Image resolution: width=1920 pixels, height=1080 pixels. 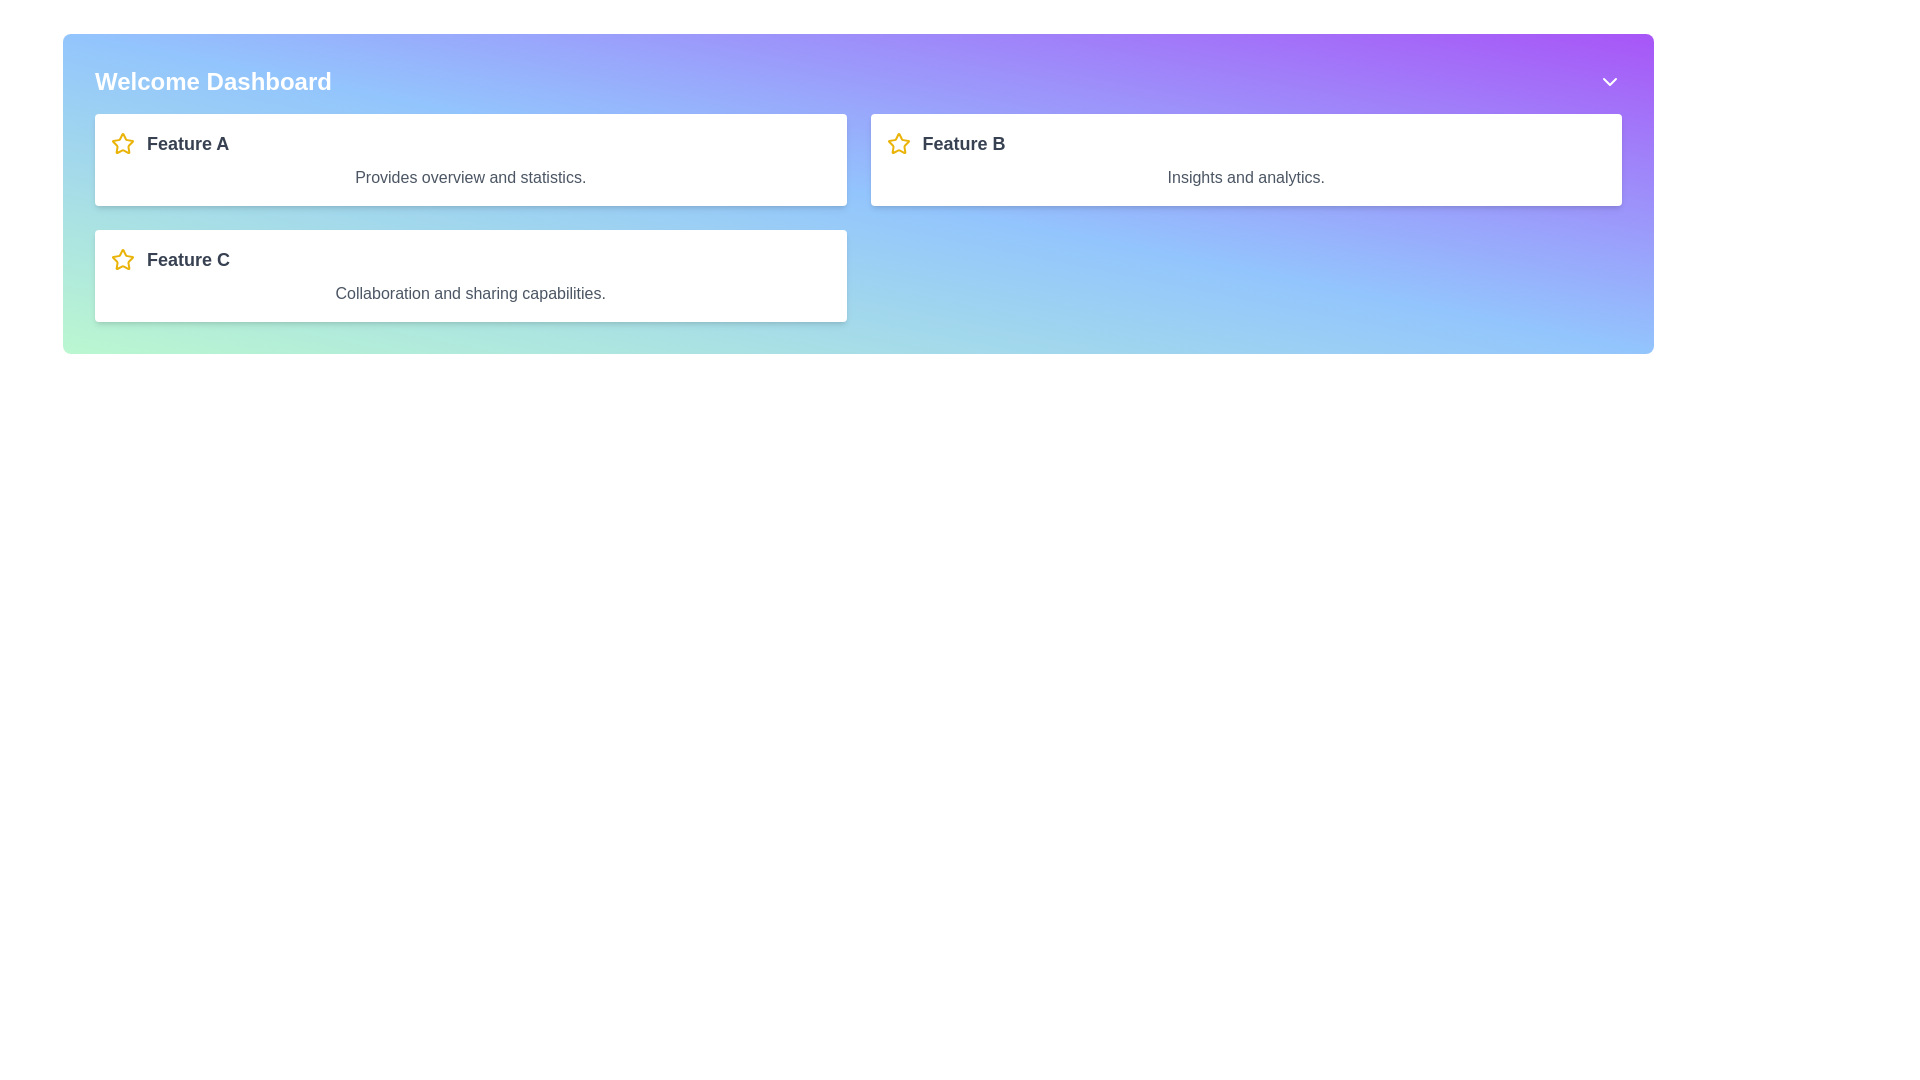 I want to click on text label that serves as the title for the second panel, located to the right of the star icon, so click(x=188, y=258).